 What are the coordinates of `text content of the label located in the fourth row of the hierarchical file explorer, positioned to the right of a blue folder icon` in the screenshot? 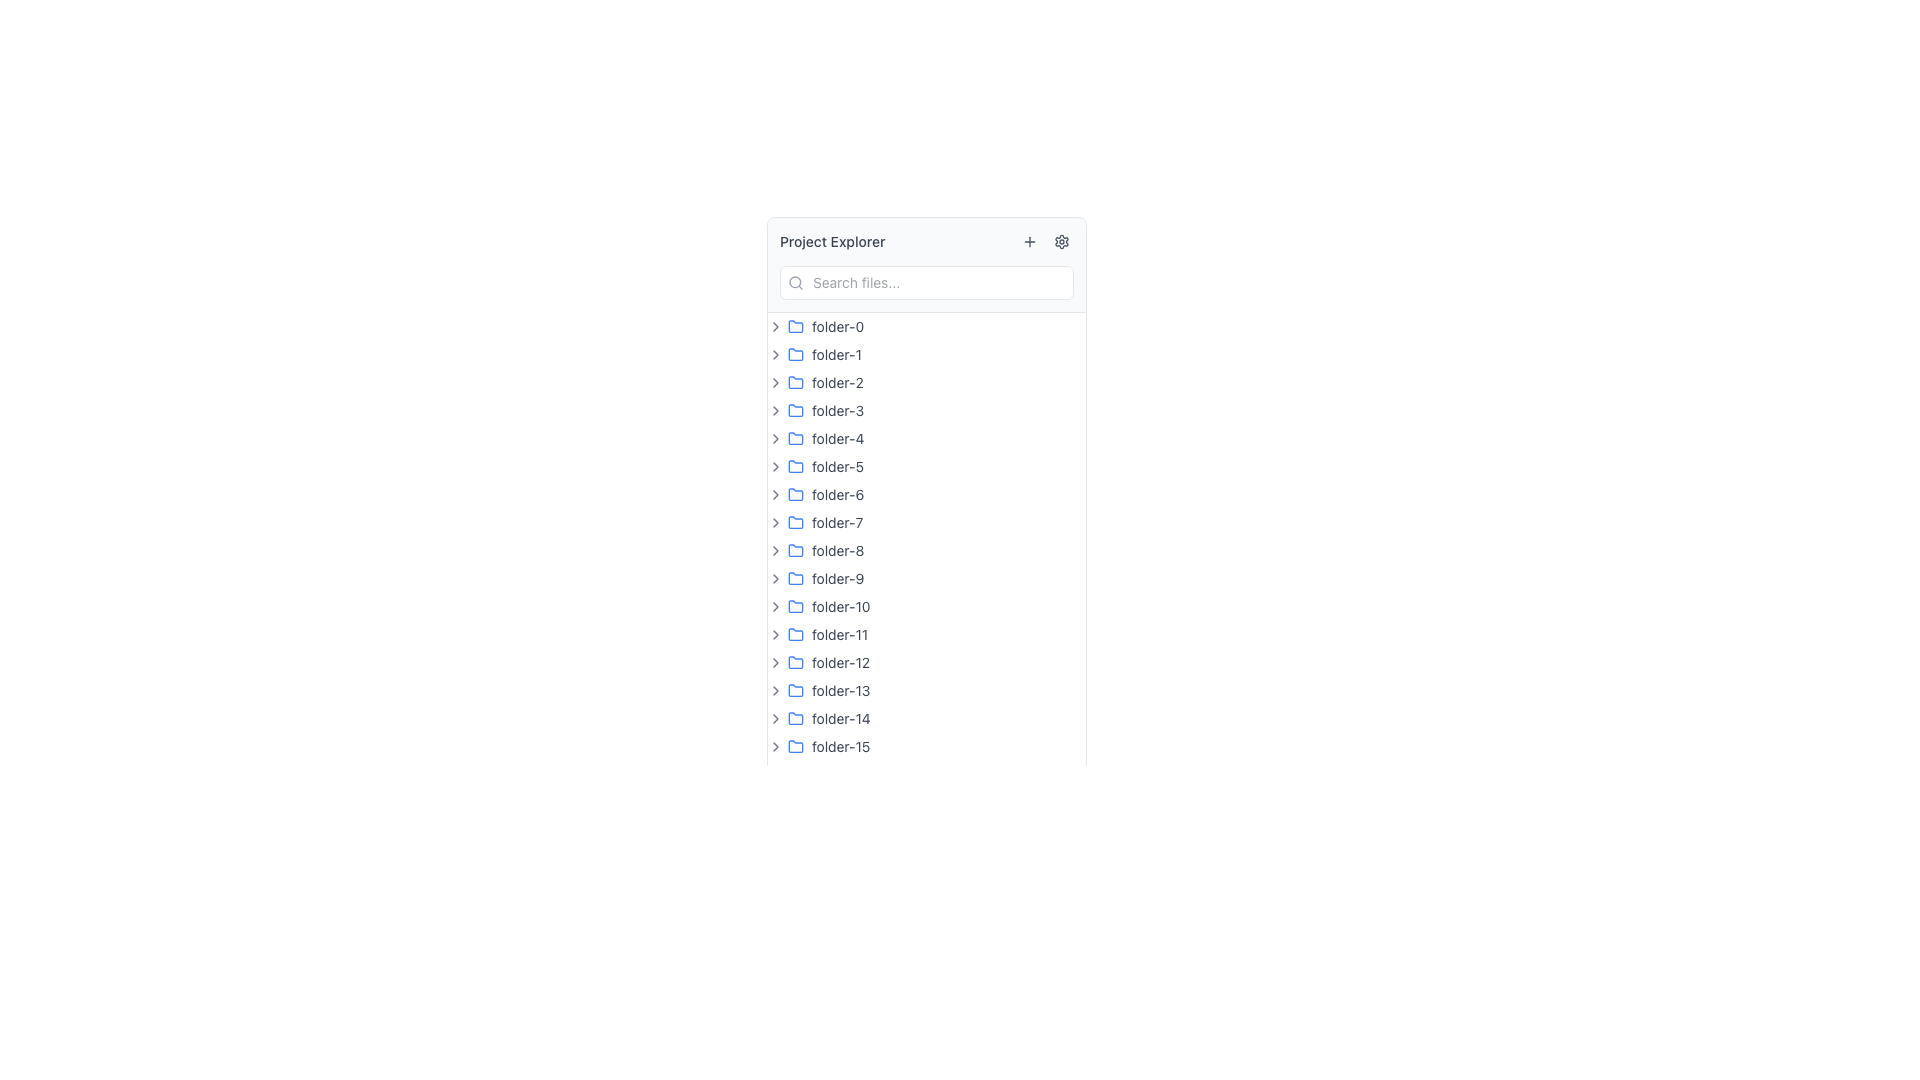 It's located at (838, 410).